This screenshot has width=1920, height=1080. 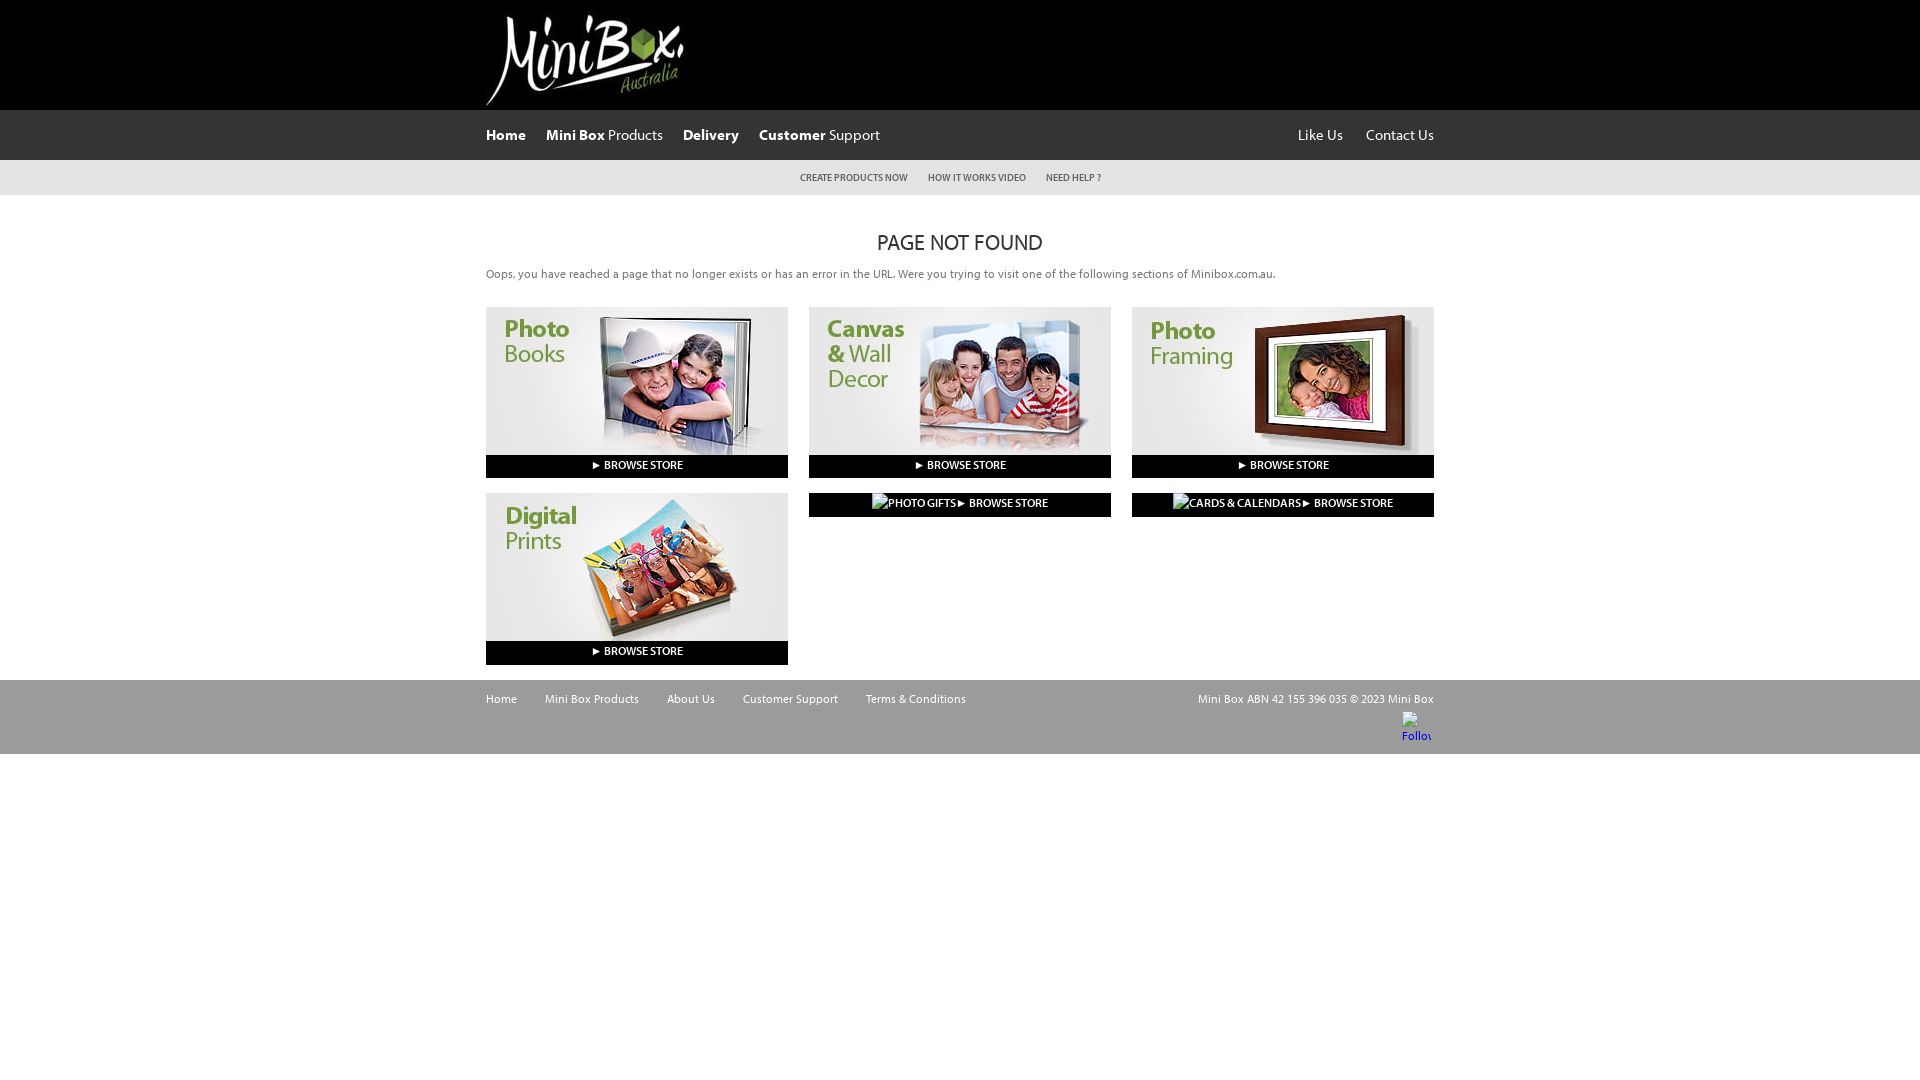 I want to click on 'Mini Box Products', so click(x=590, y=697).